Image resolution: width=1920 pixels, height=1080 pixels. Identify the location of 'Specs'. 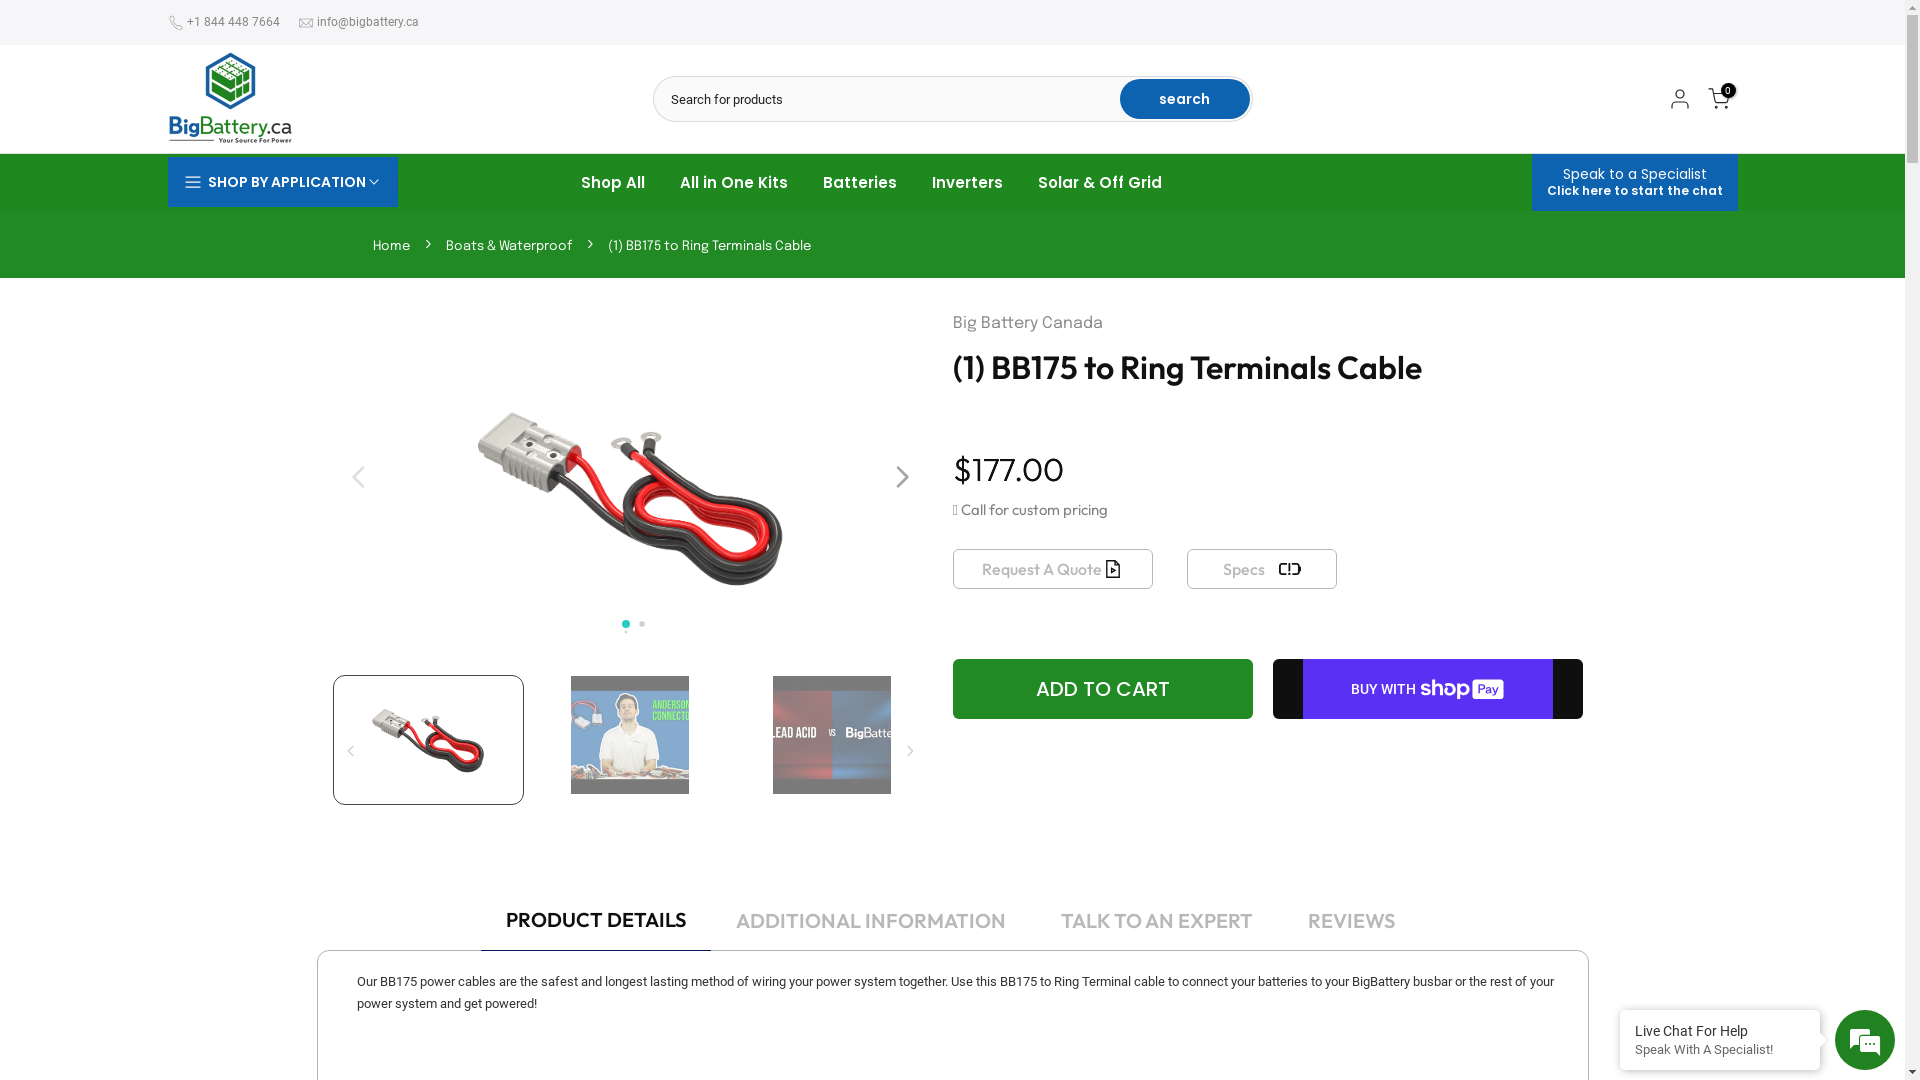
(1185, 569).